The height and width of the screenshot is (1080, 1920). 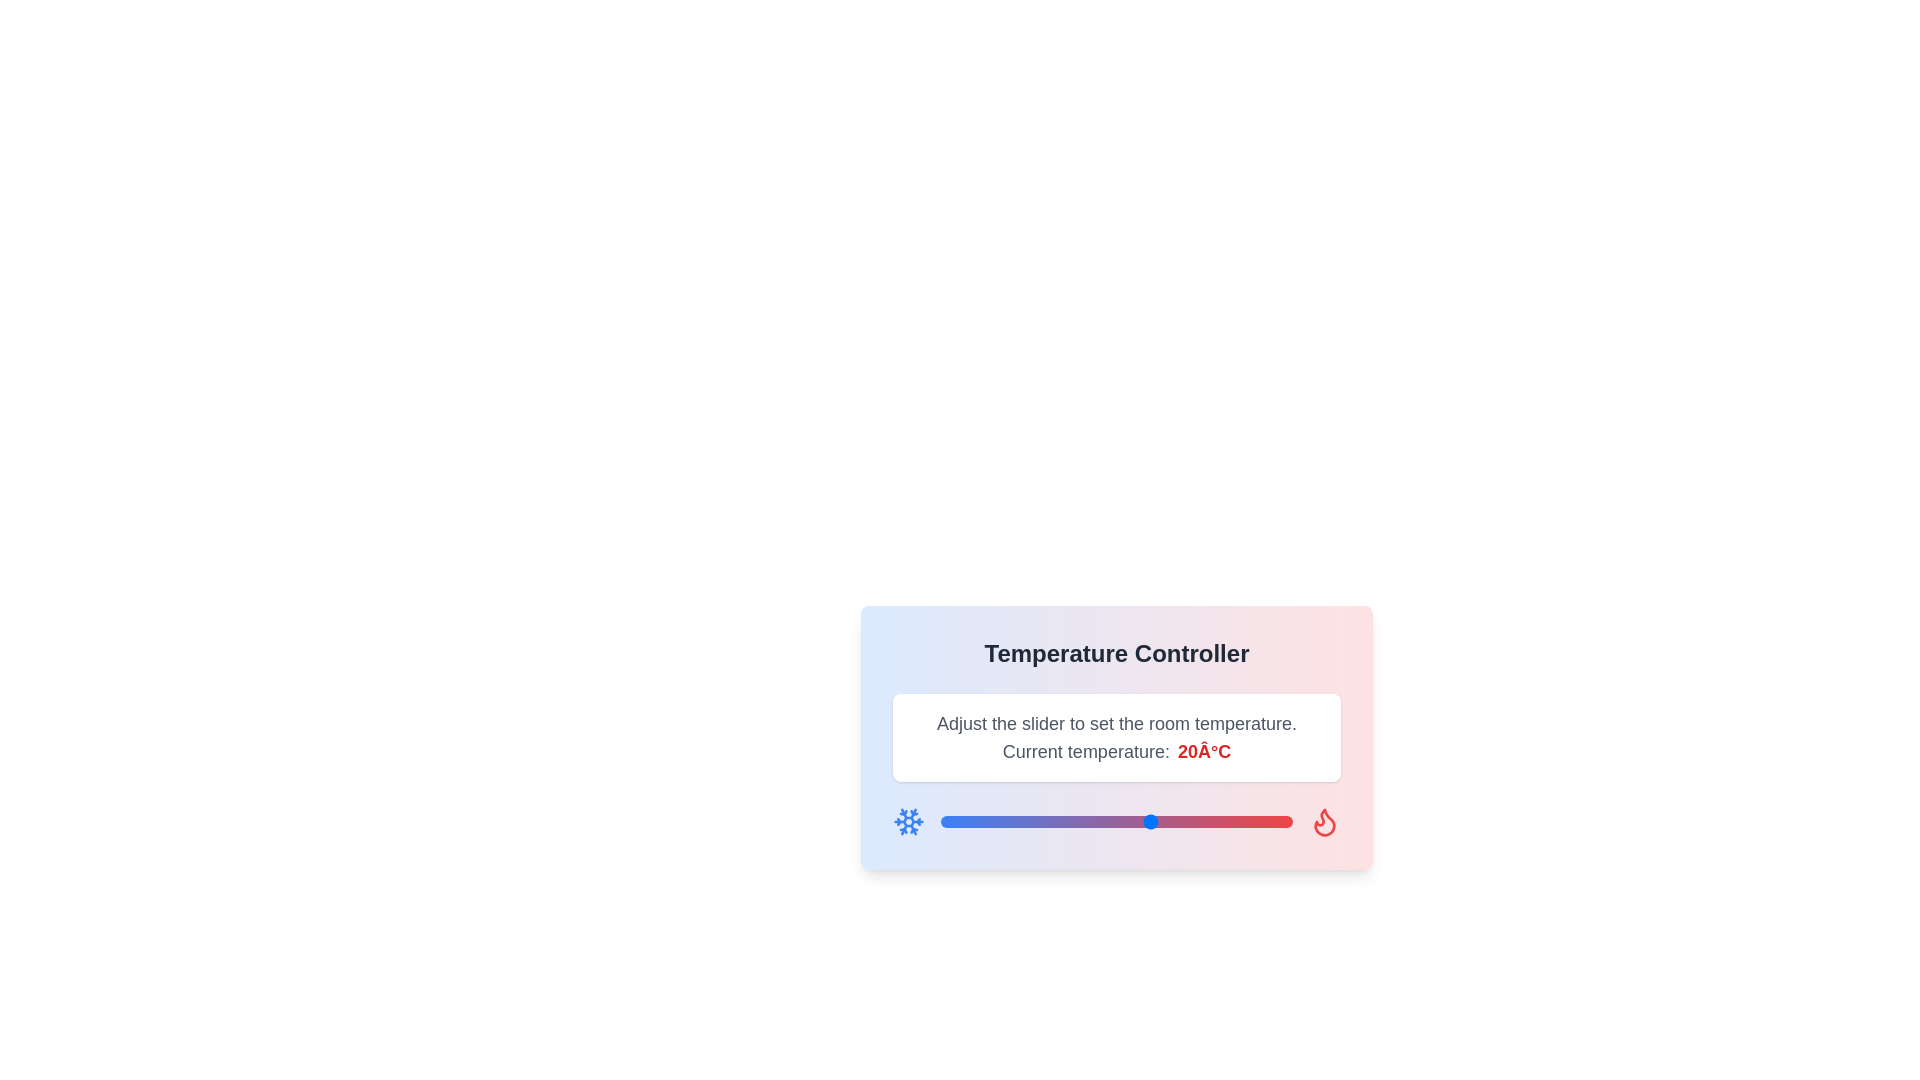 I want to click on the temperature slider to set the temperature to 4°C, so click(x=1039, y=821).